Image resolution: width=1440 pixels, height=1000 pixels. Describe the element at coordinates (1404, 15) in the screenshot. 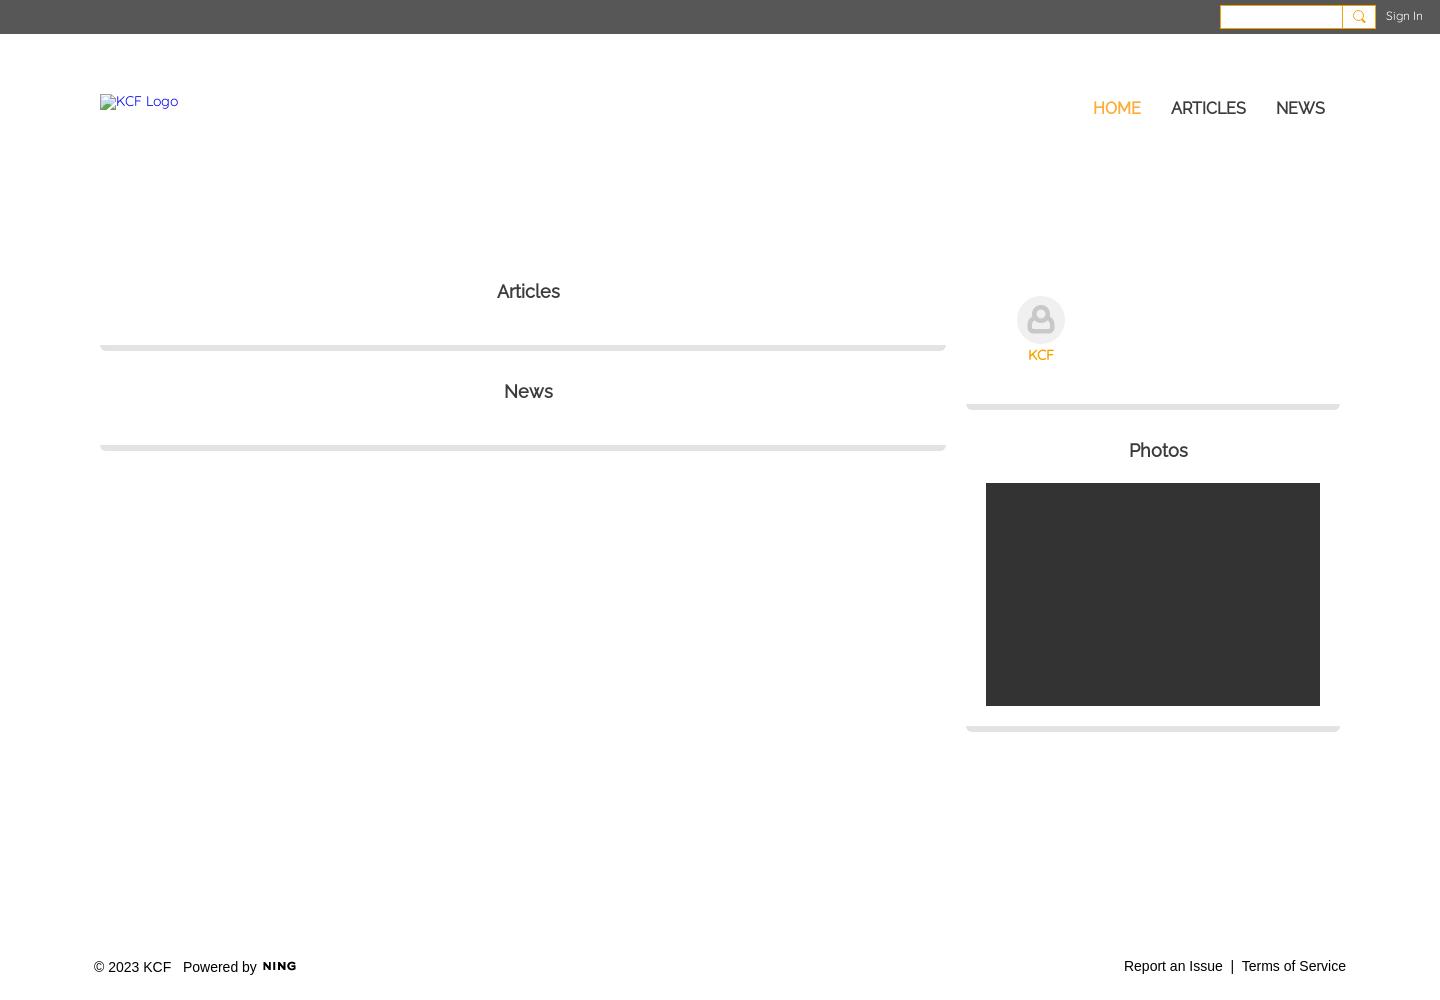

I see `'Sign In'` at that location.